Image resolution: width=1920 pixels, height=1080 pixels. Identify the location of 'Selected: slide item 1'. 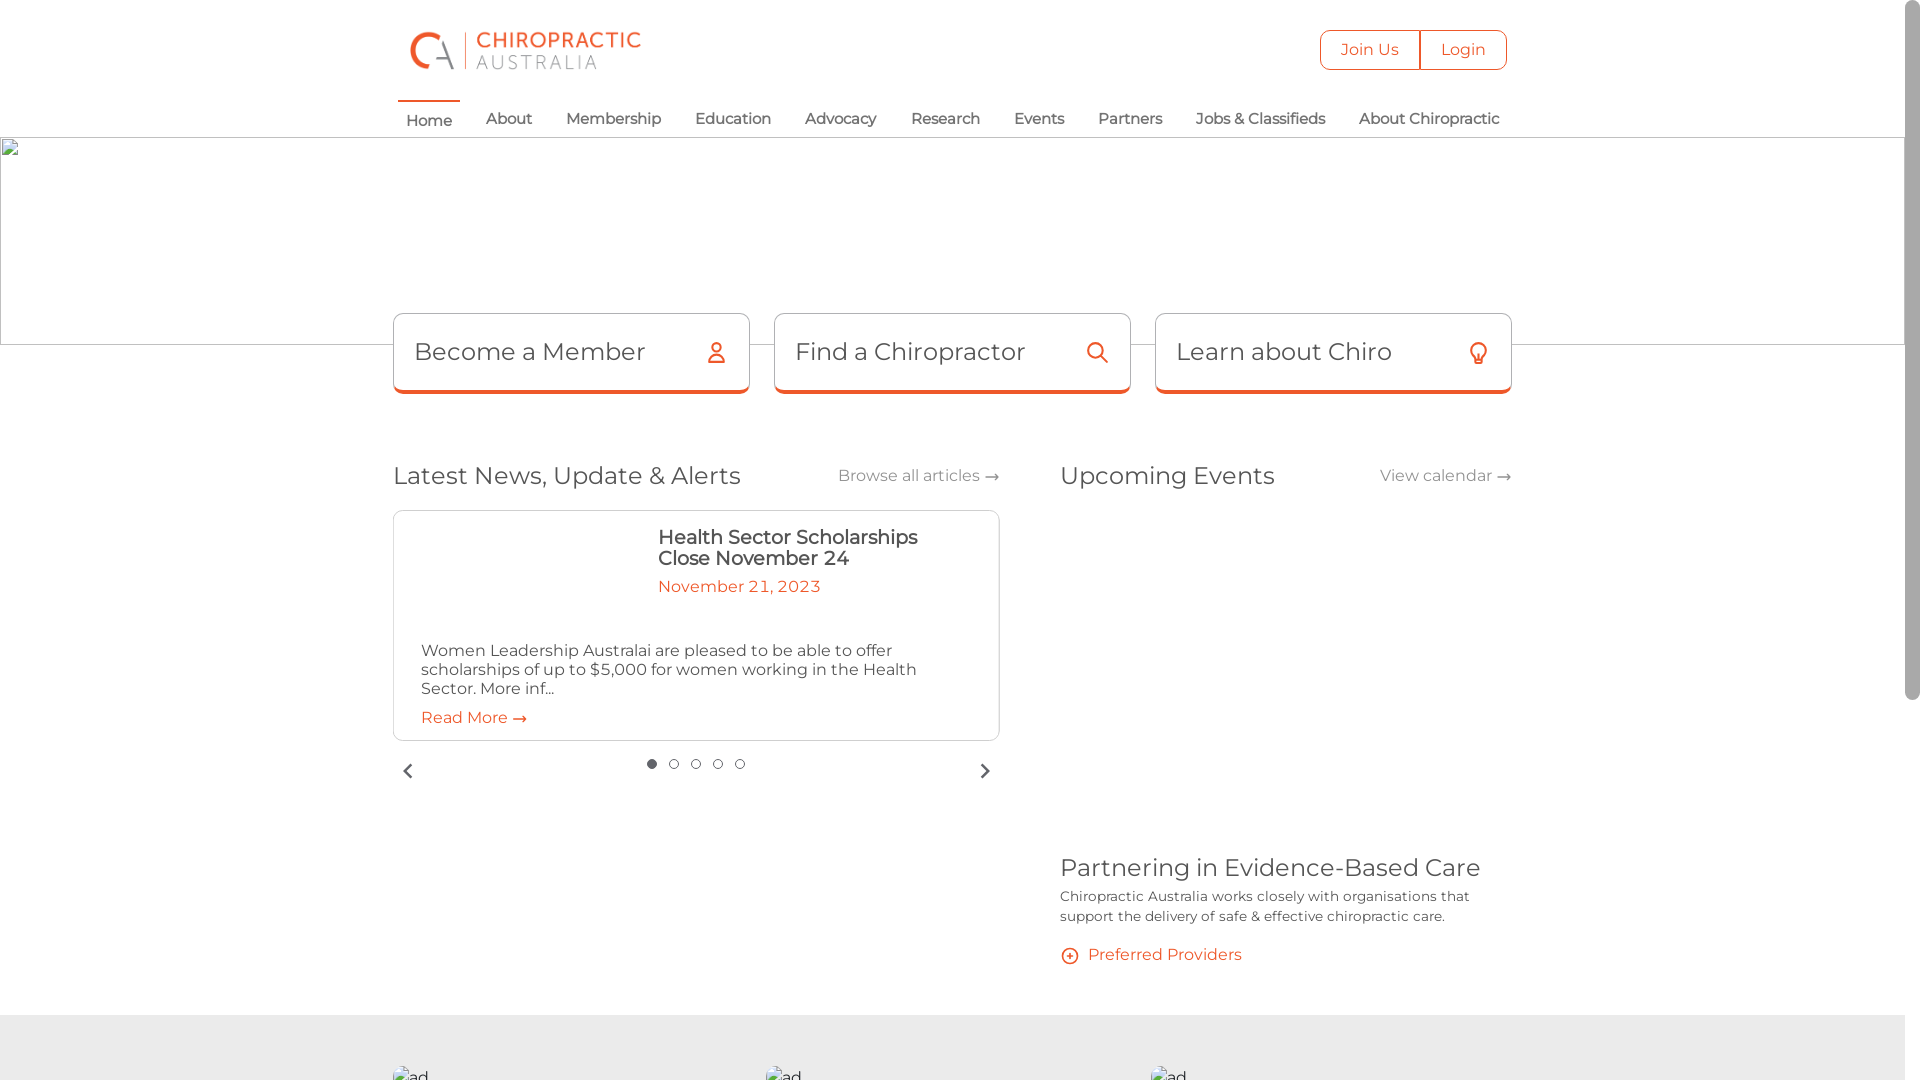
(647, 763).